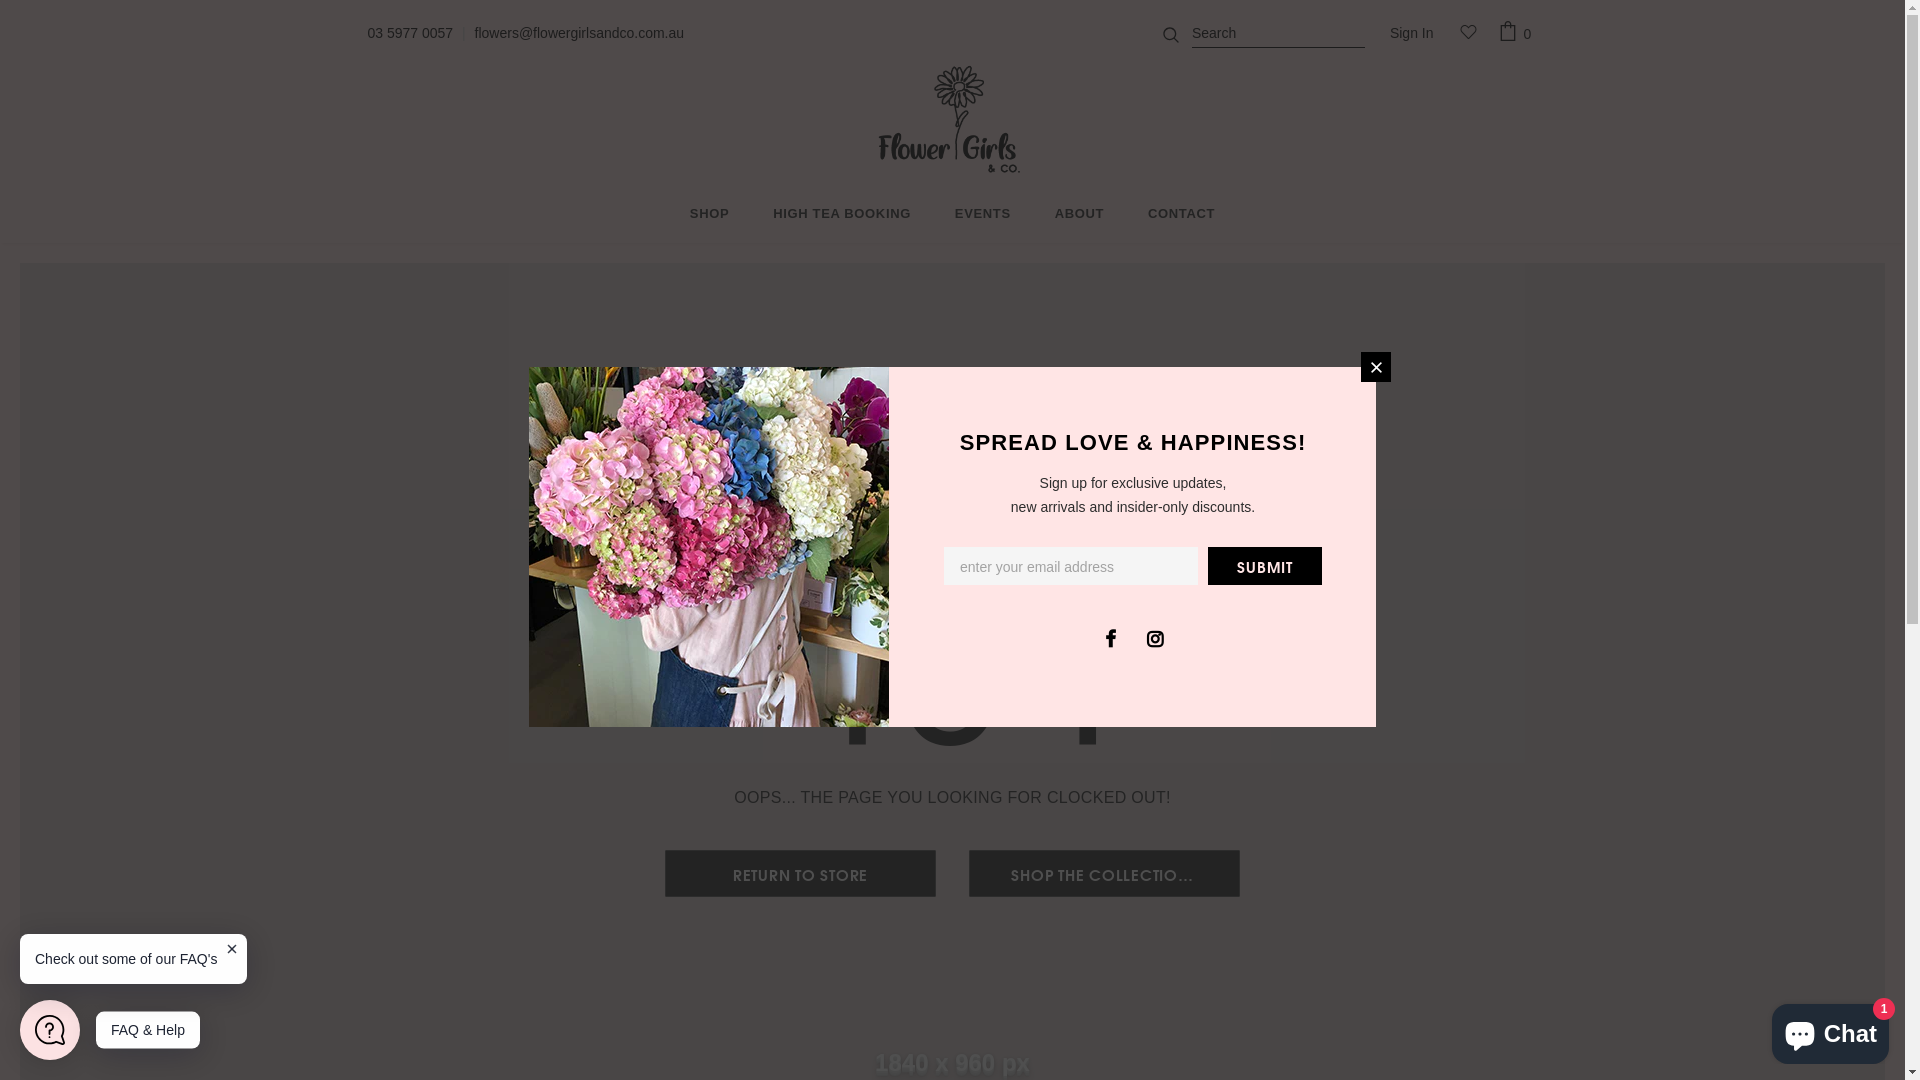 Image resolution: width=1920 pixels, height=1080 pixels. Describe the element at coordinates (1375, 366) in the screenshot. I see `'Close'` at that location.